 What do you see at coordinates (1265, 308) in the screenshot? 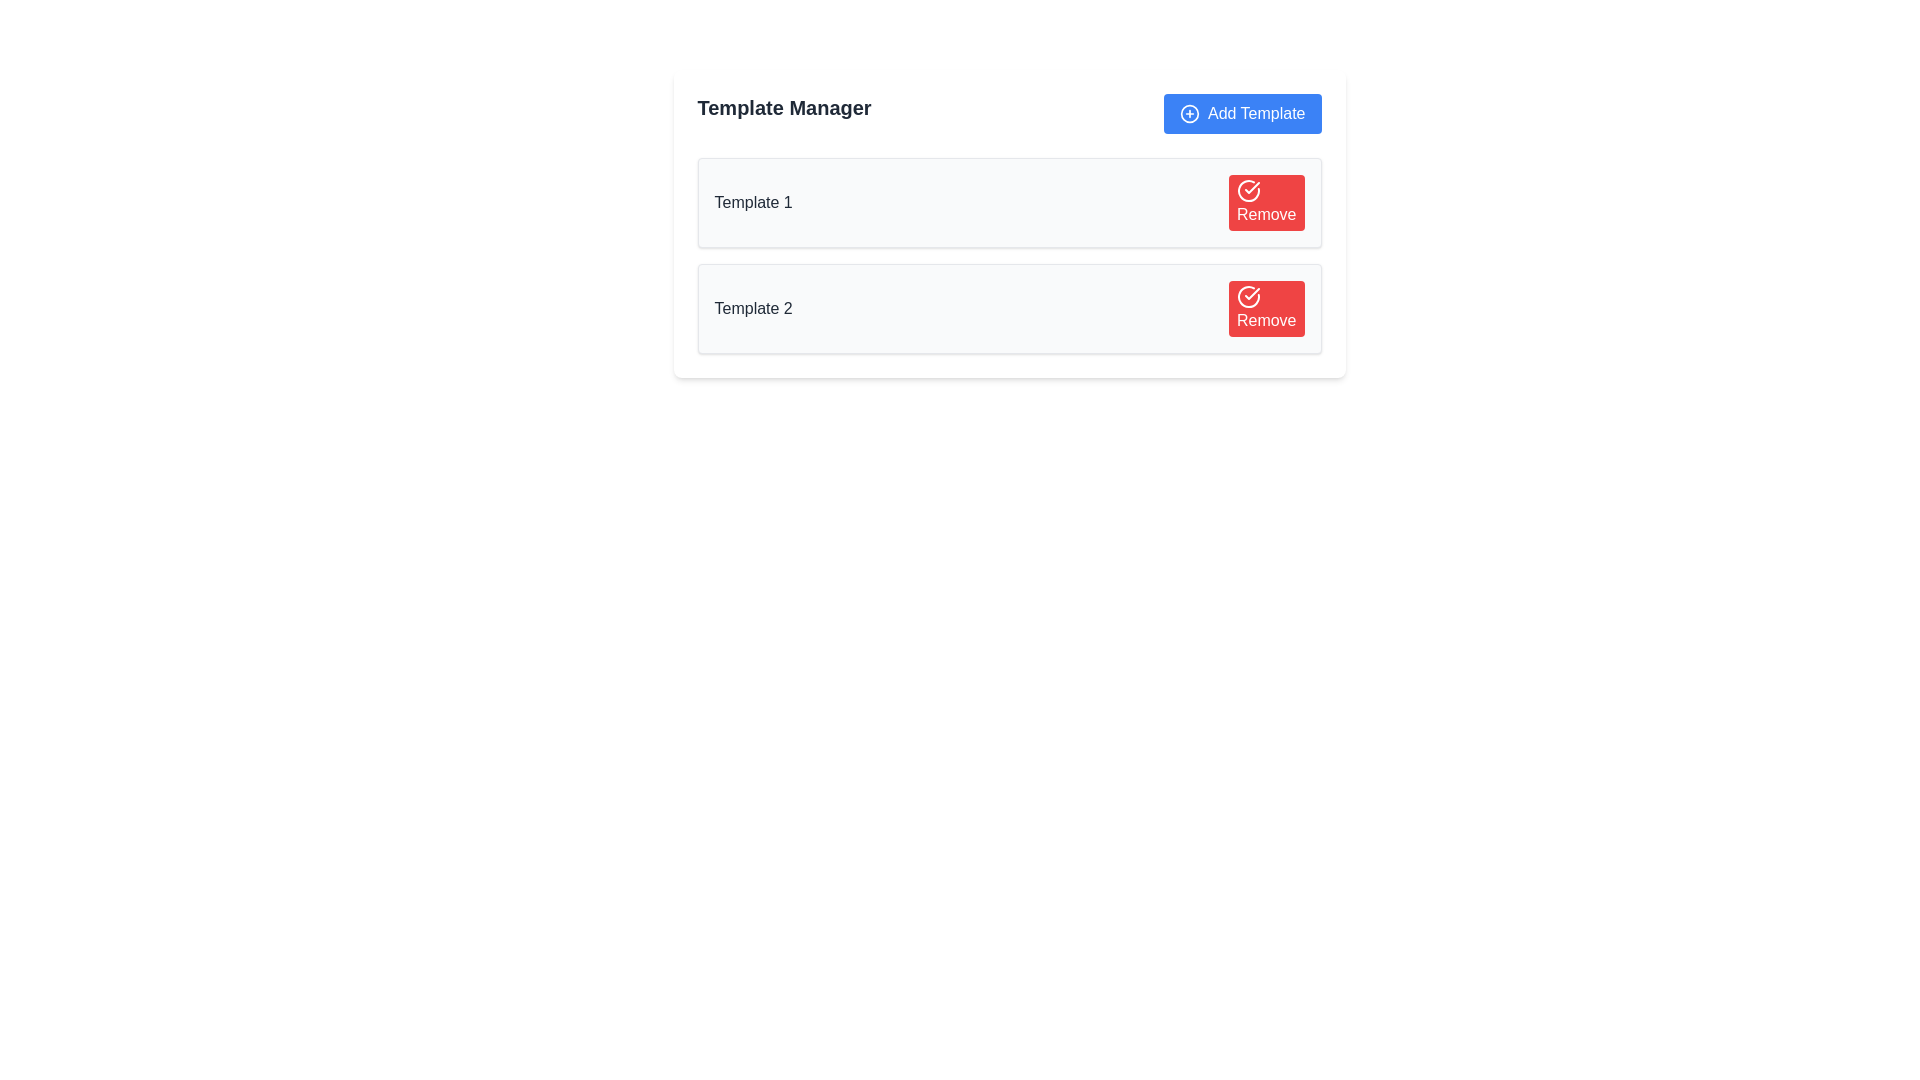
I see `the 'Remove' button associated with 'Template 2'` at bounding box center [1265, 308].